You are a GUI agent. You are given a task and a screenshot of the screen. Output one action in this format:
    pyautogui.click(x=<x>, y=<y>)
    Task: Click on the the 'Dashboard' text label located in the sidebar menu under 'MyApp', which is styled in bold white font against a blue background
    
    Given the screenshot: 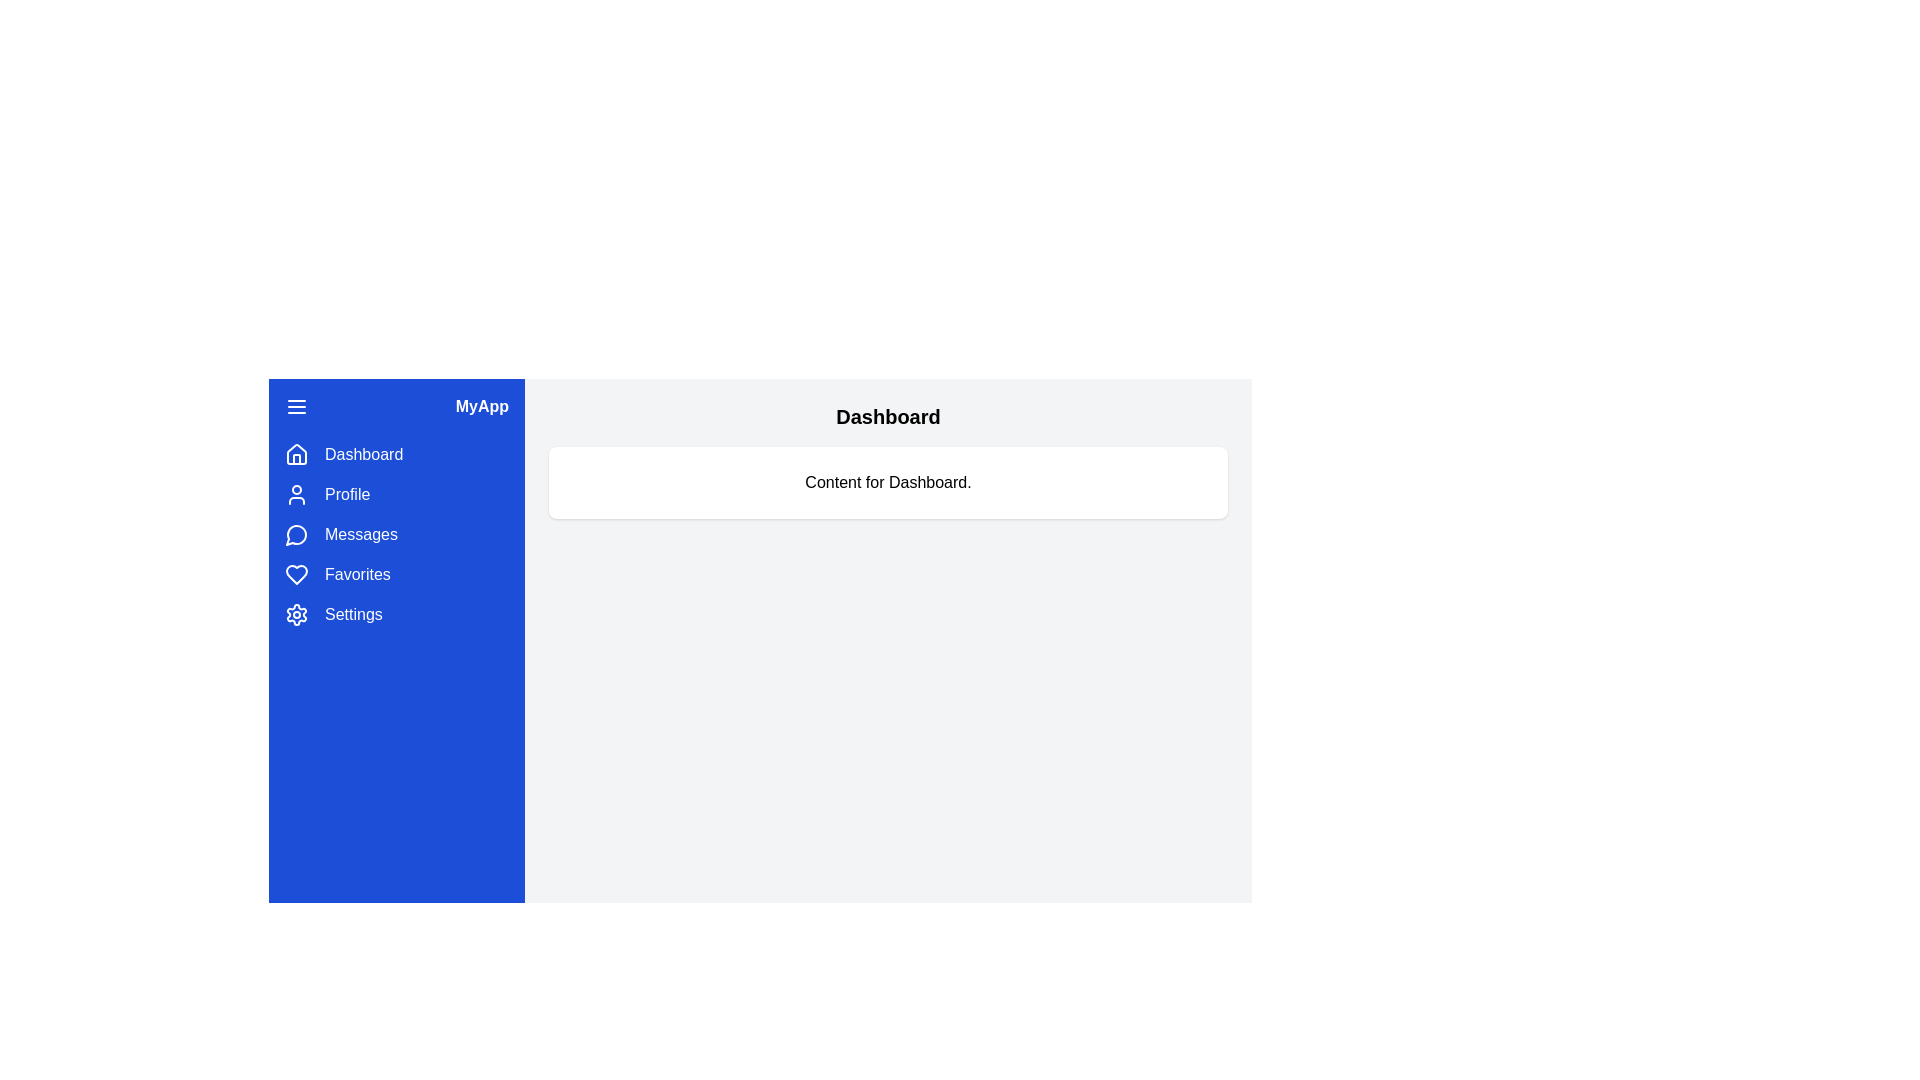 What is the action you would take?
    pyautogui.click(x=364, y=455)
    